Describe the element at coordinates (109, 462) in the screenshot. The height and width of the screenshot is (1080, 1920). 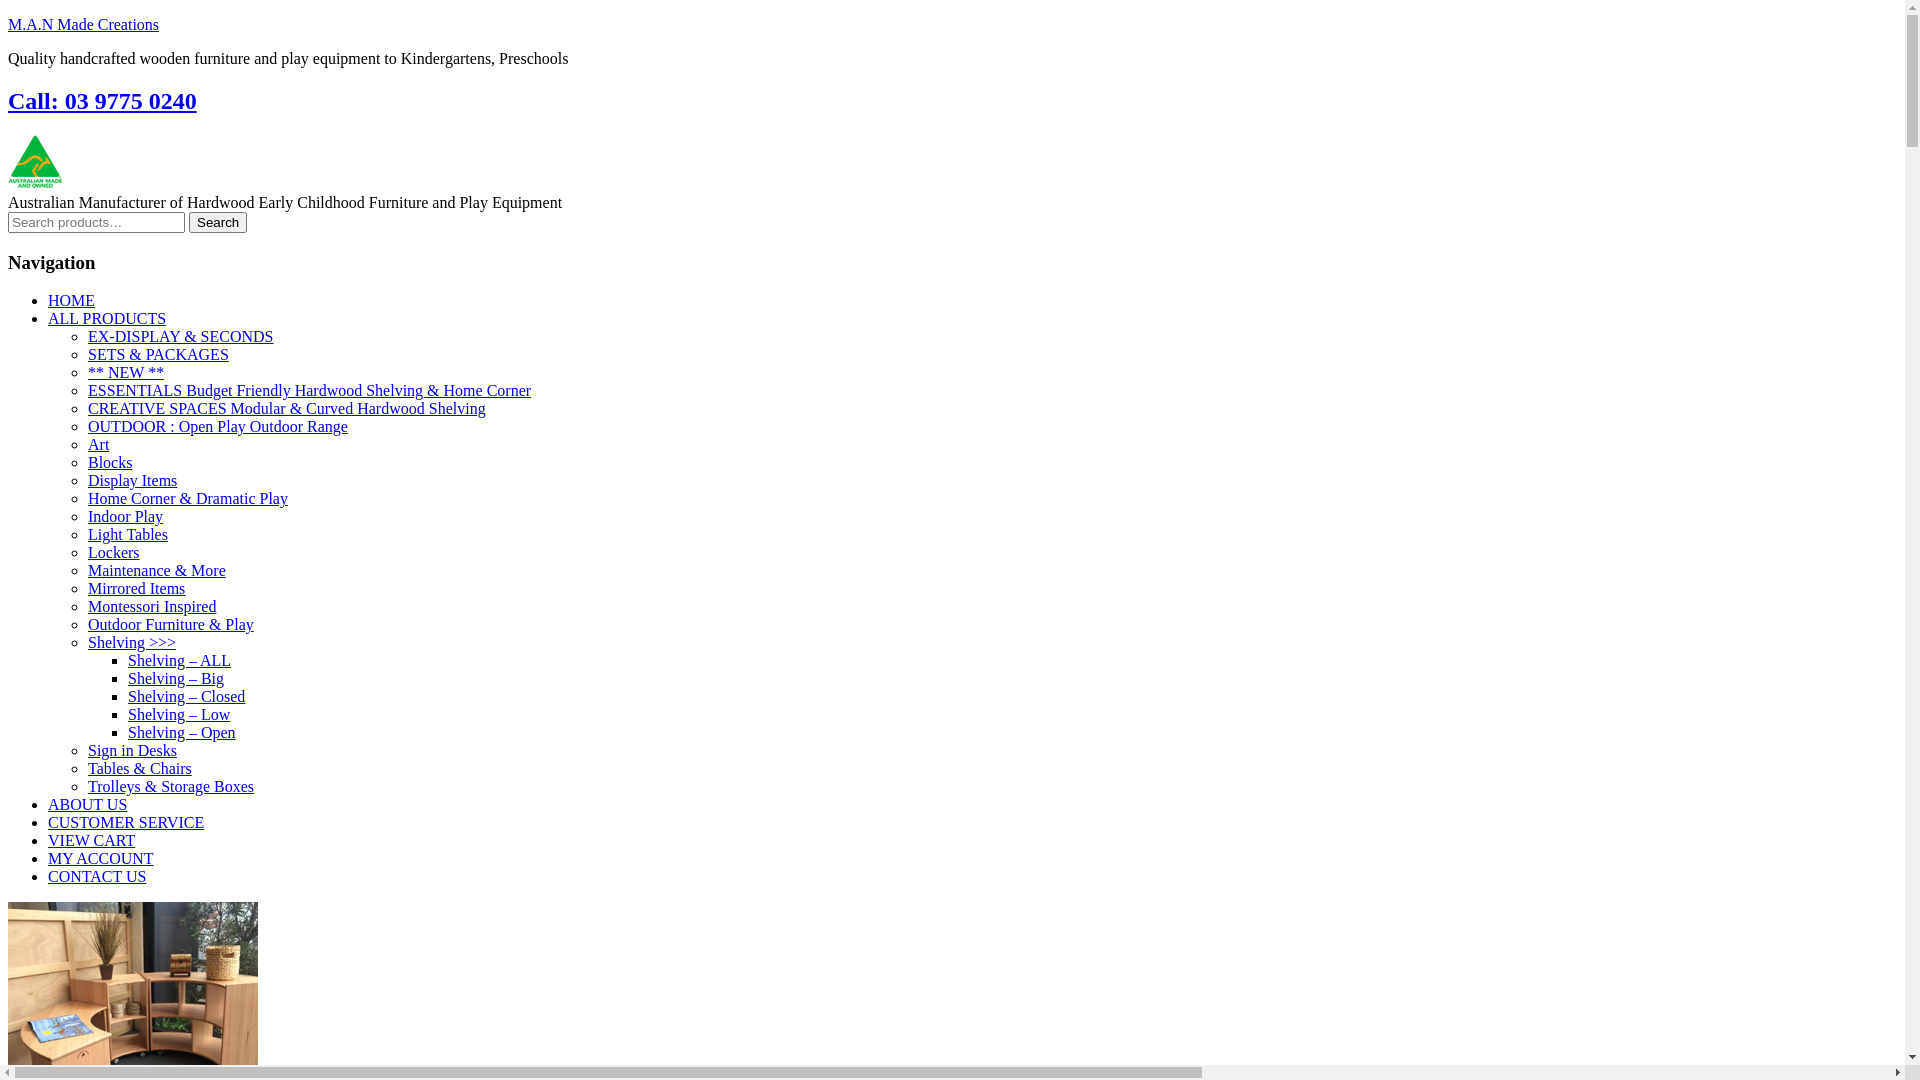
I see `'Blocks'` at that location.